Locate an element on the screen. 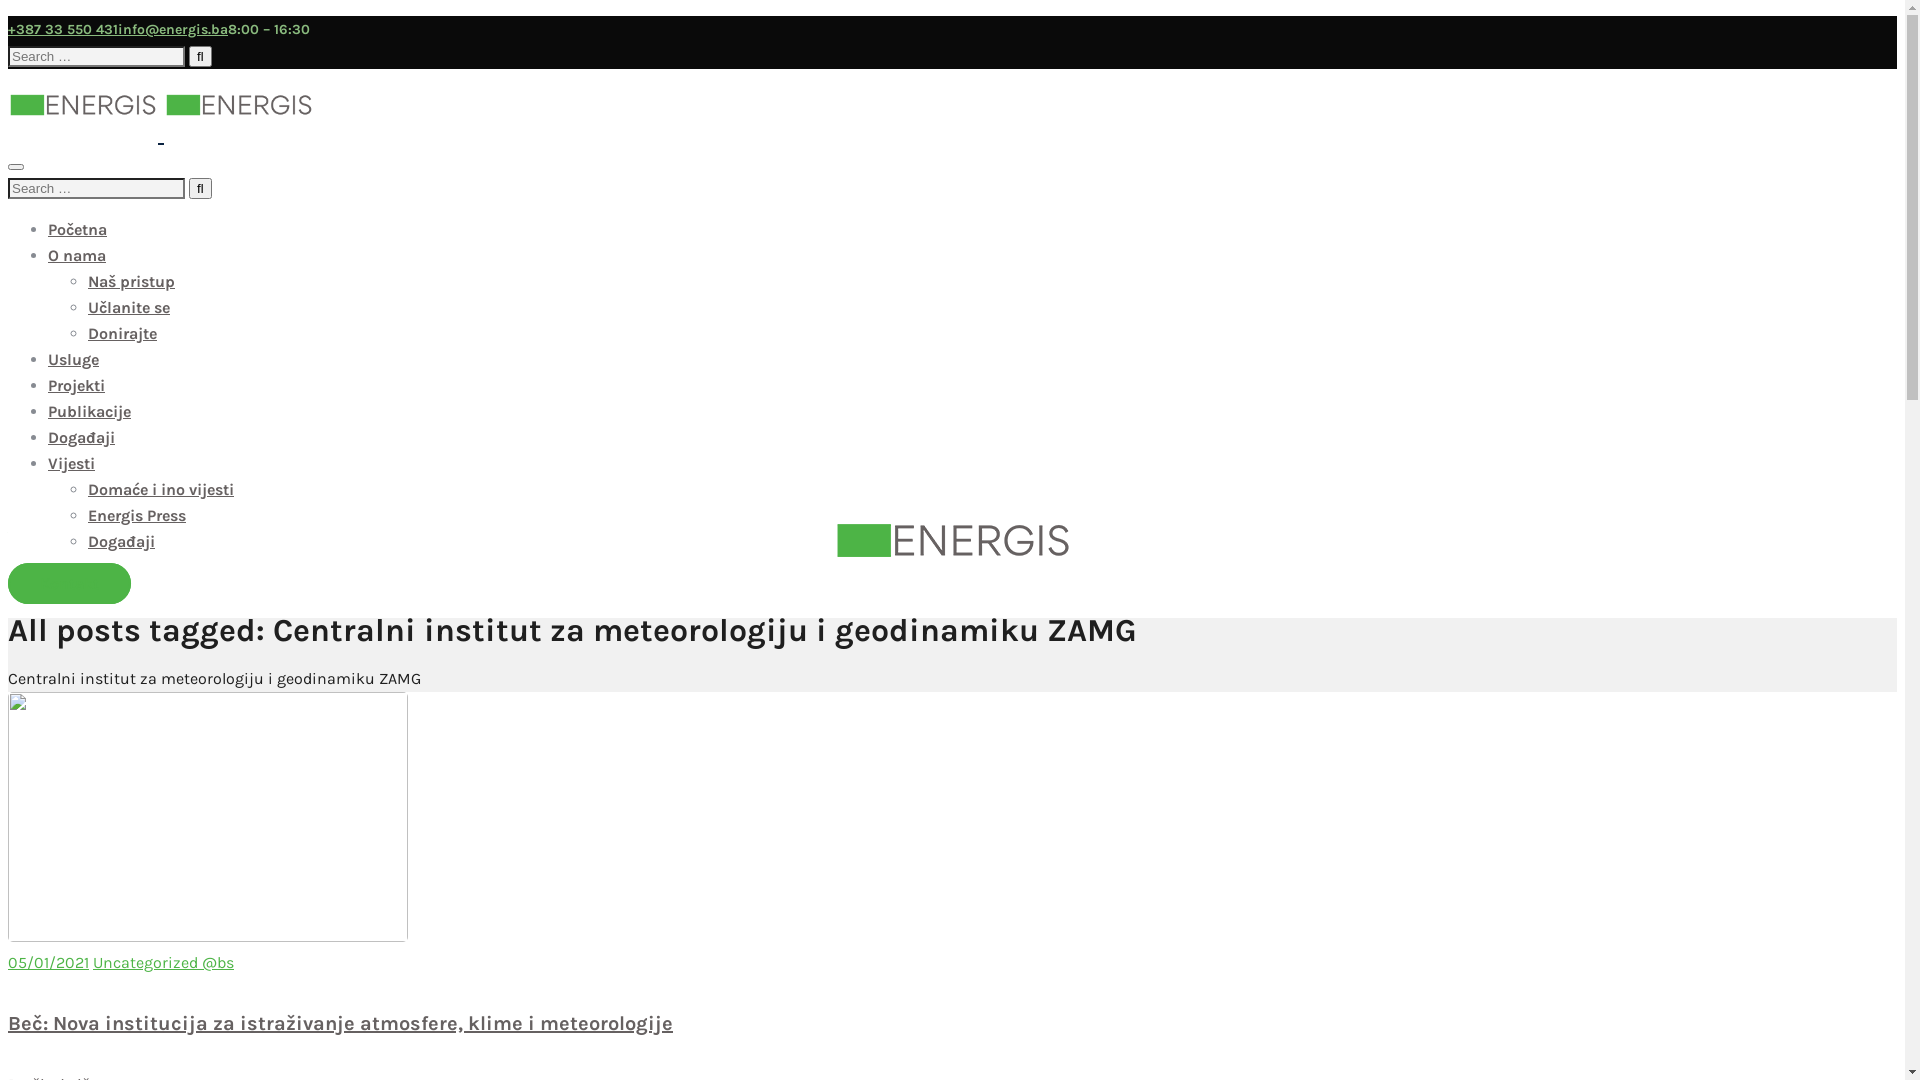  'Uncategorized @bs' is located at coordinates (163, 961).